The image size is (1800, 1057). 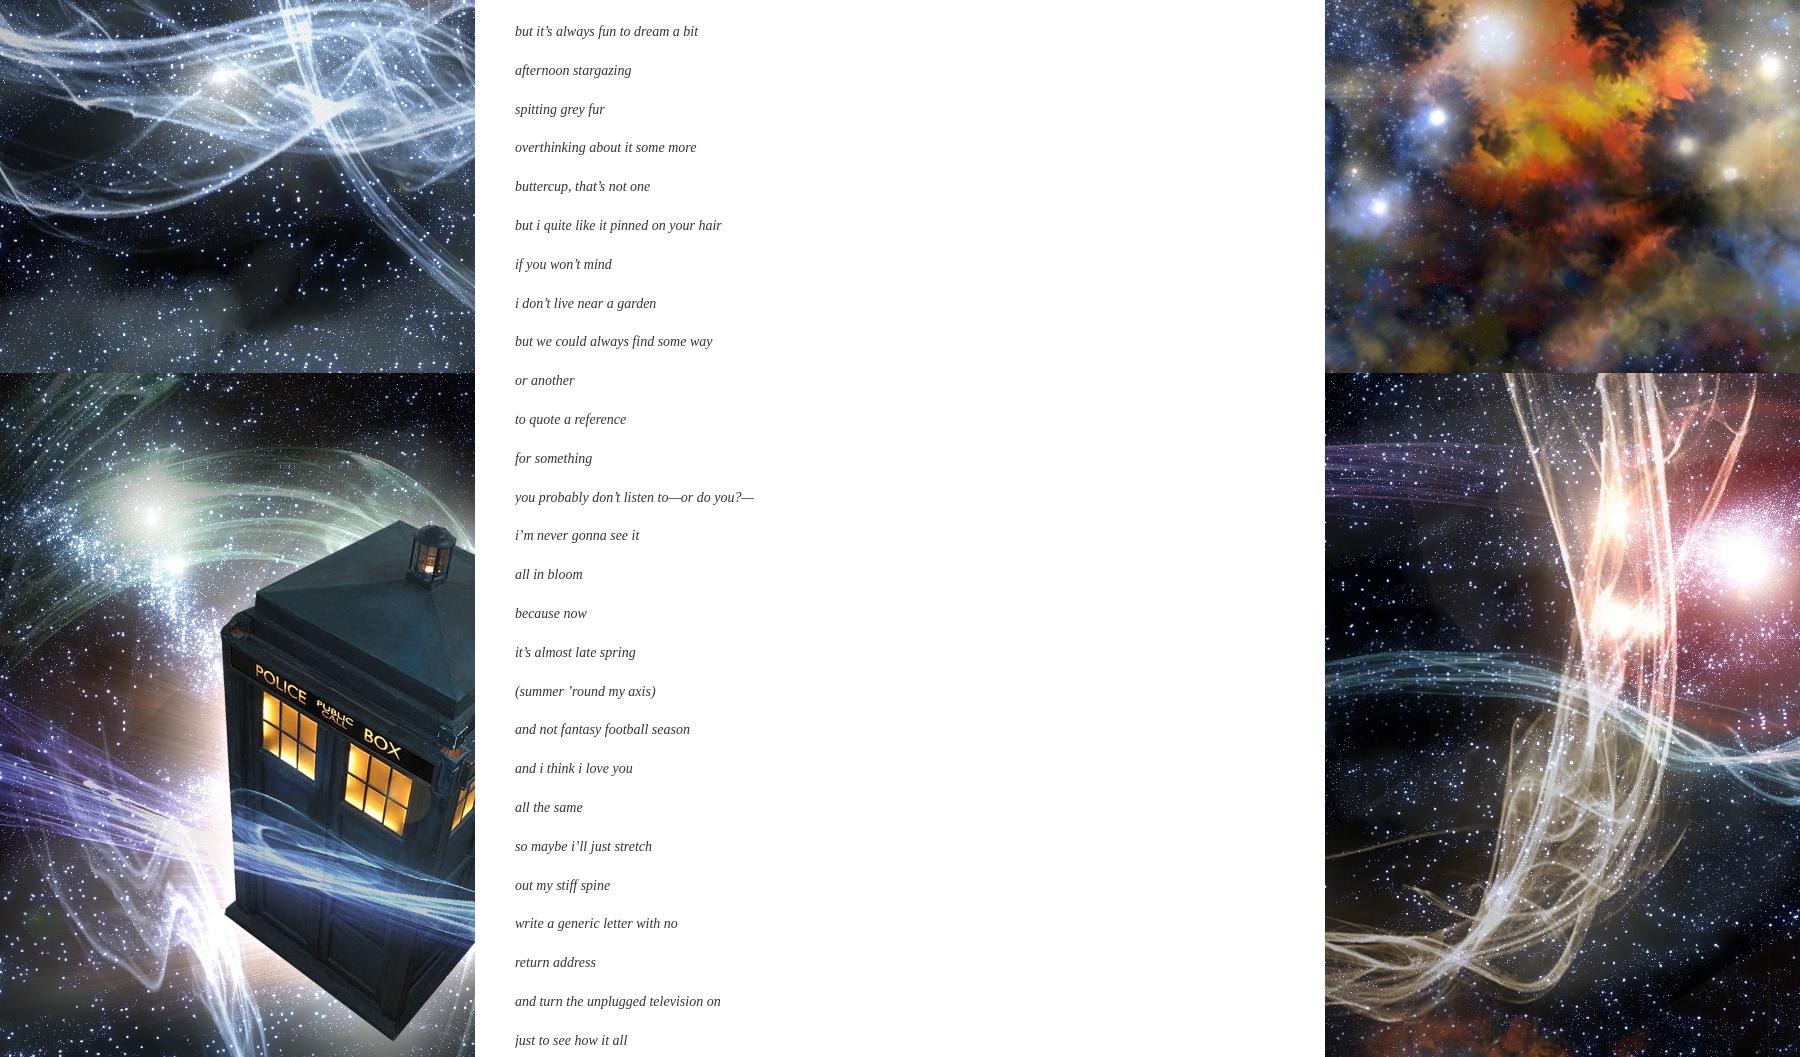 I want to click on 'and staying up for 38 hours', so click(x=592, y=413).